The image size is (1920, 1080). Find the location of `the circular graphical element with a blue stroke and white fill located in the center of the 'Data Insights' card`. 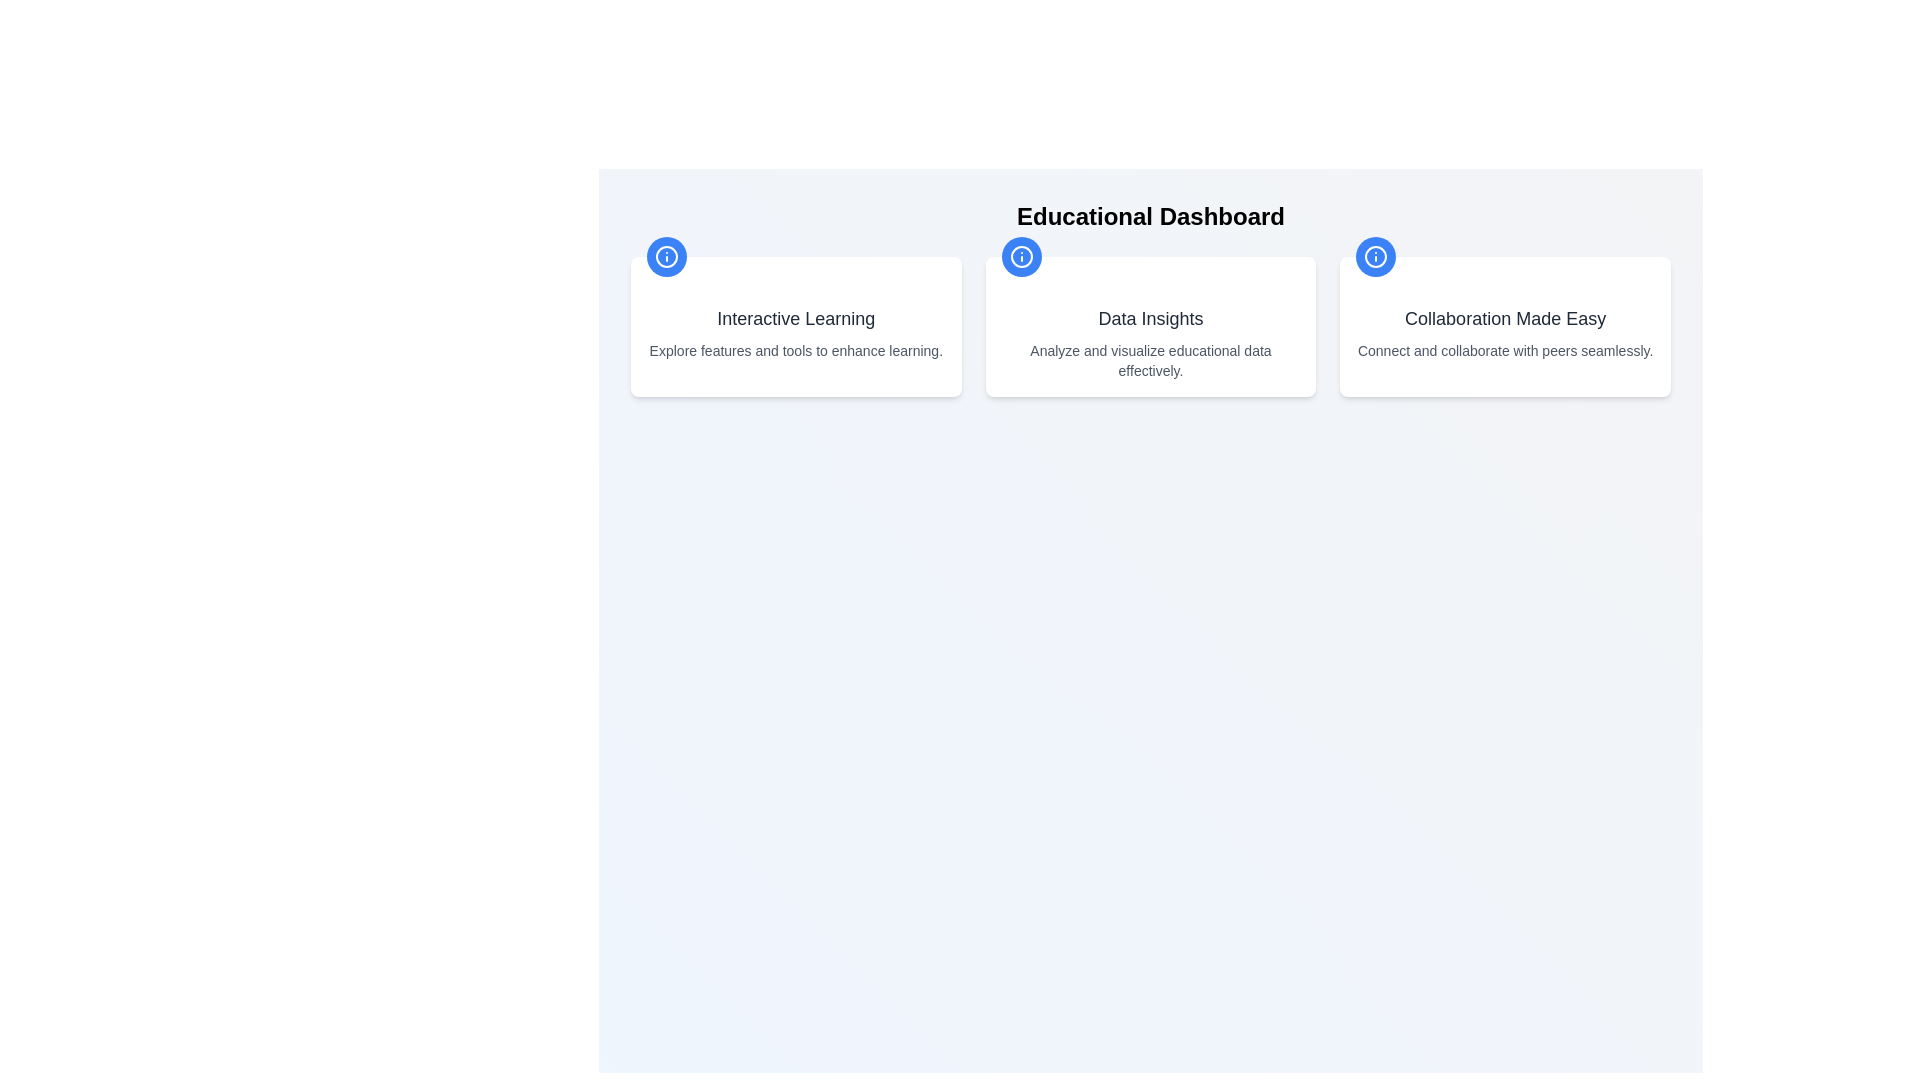

the circular graphical element with a blue stroke and white fill located in the center of the 'Data Insights' card is located at coordinates (1021, 256).